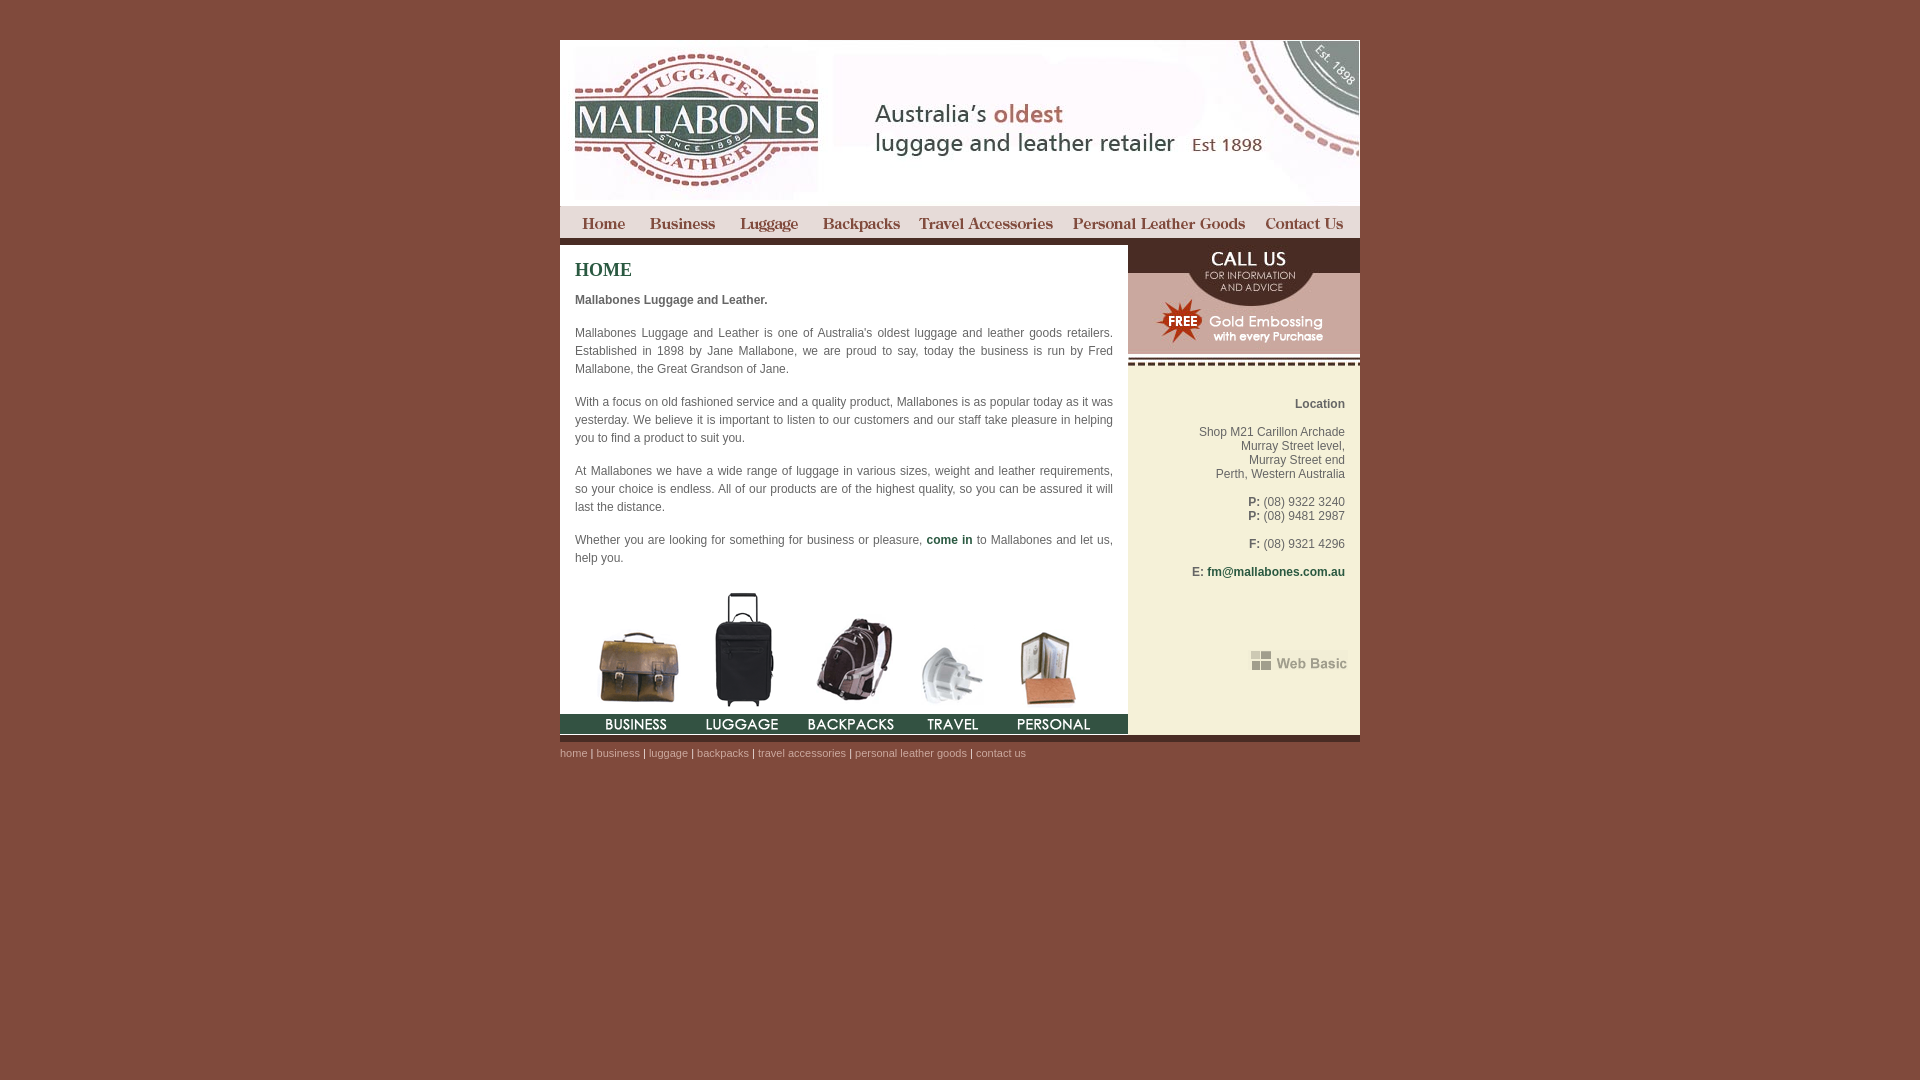  Describe the element at coordinates (1001, 752) in the screenshot. I see `'contact us'` at that location.